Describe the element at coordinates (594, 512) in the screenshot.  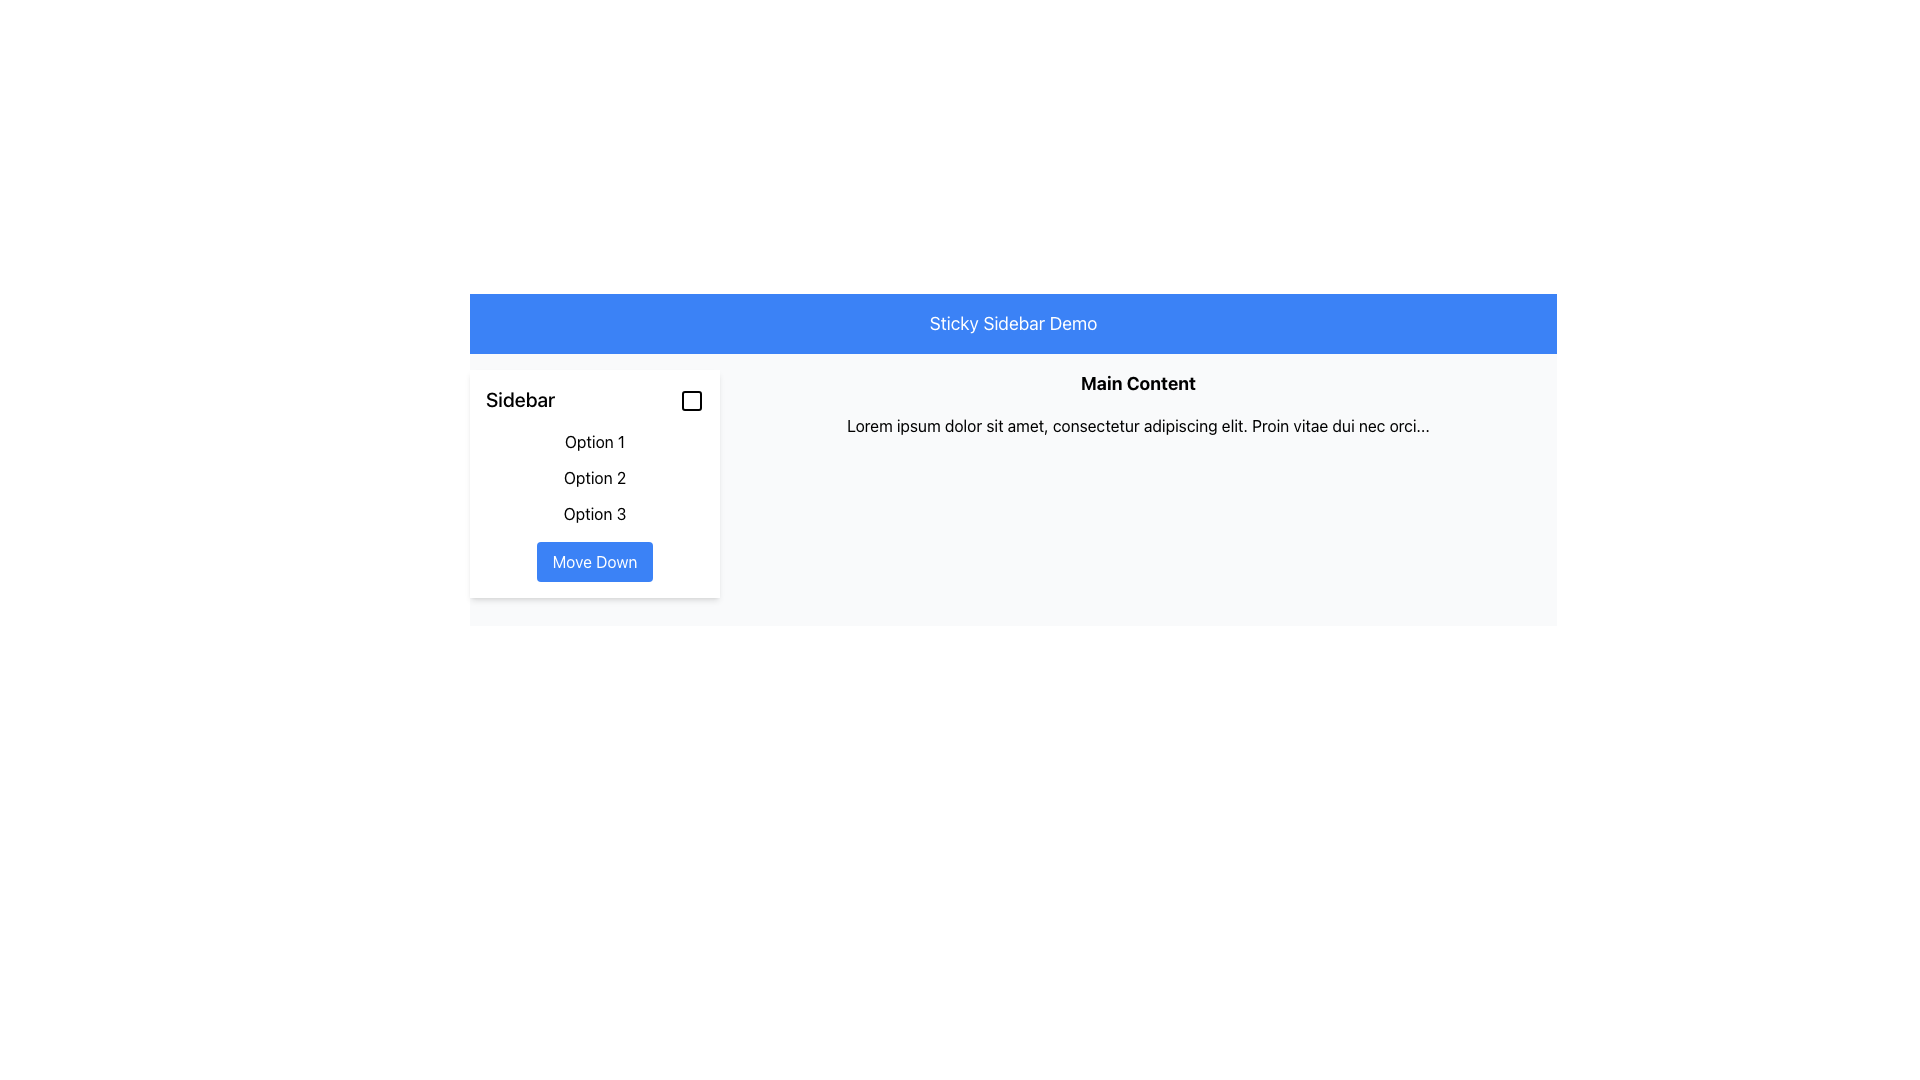
I see `the third item in the vertical list of options within the 'Sidebar', located directly below 'Option 2'` at that location.